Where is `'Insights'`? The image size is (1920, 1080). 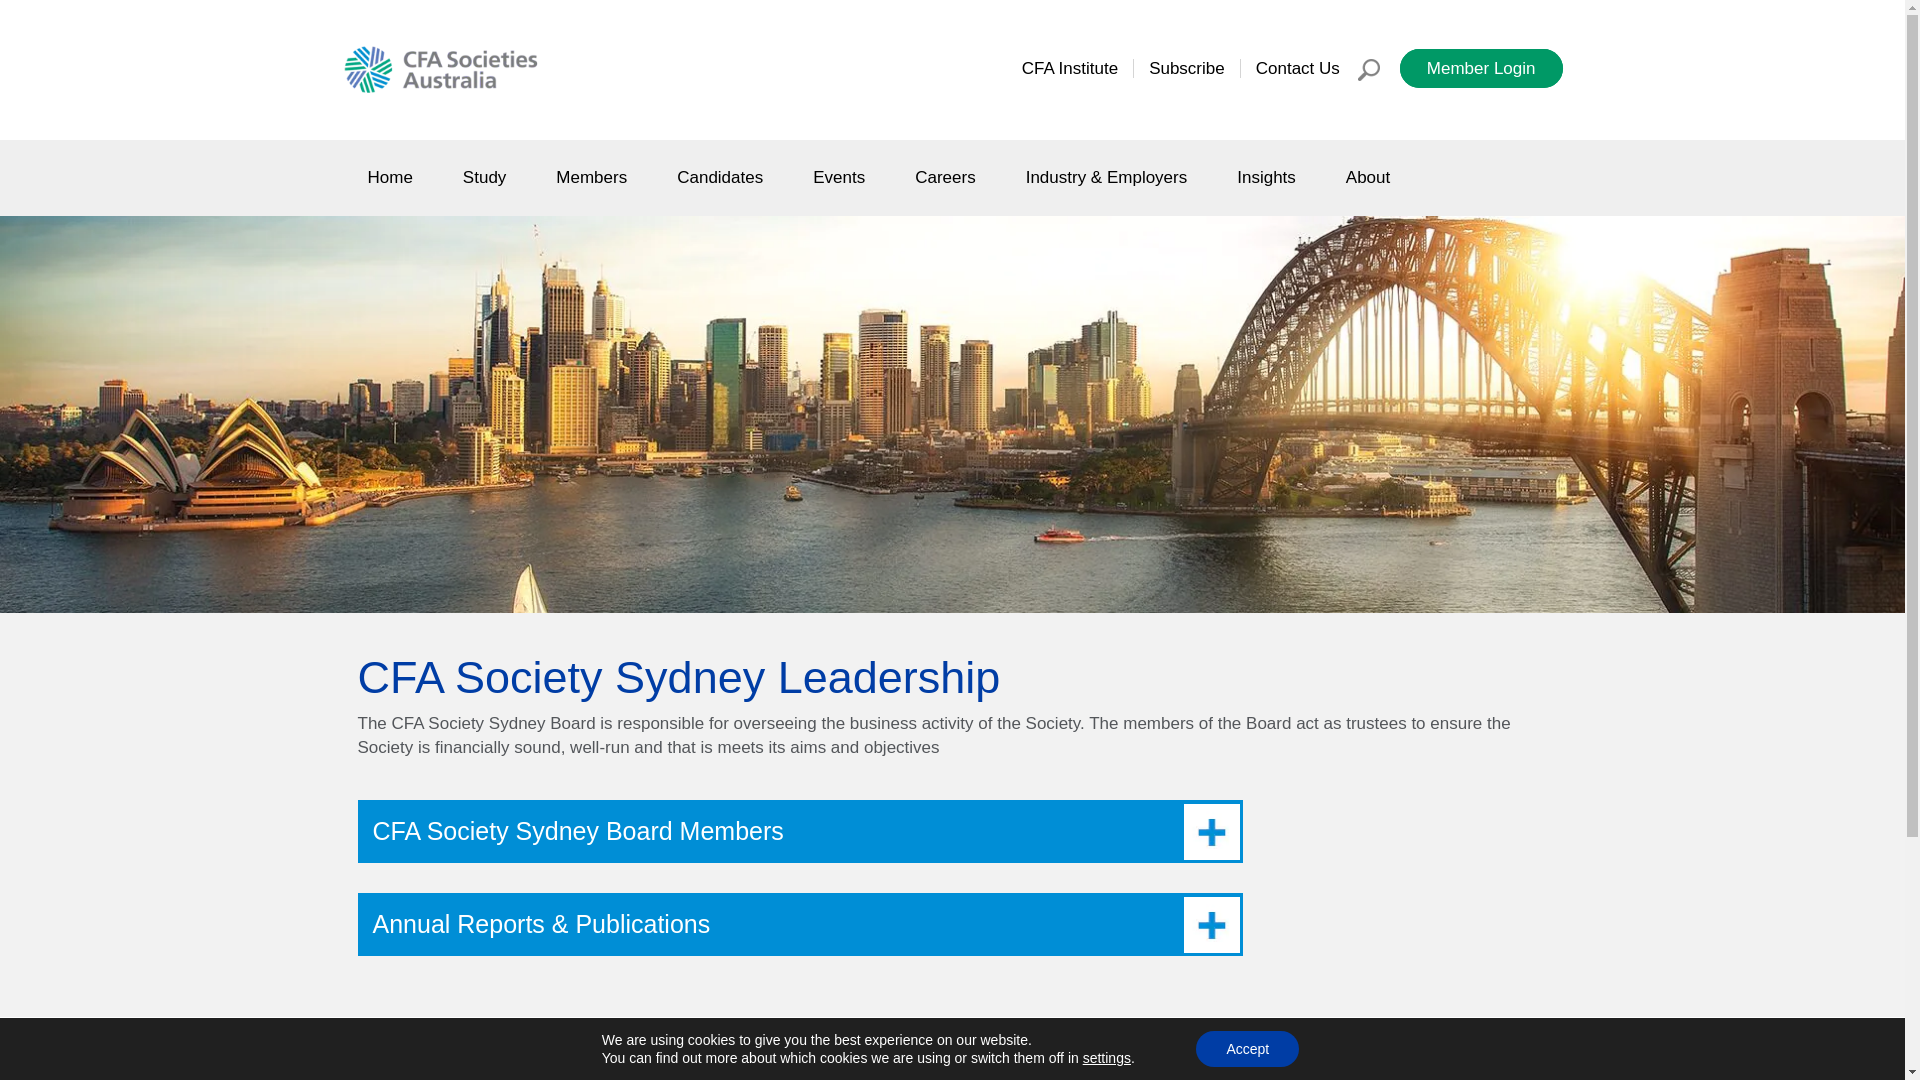 'Insights' is located at coordinates (1265, 176).